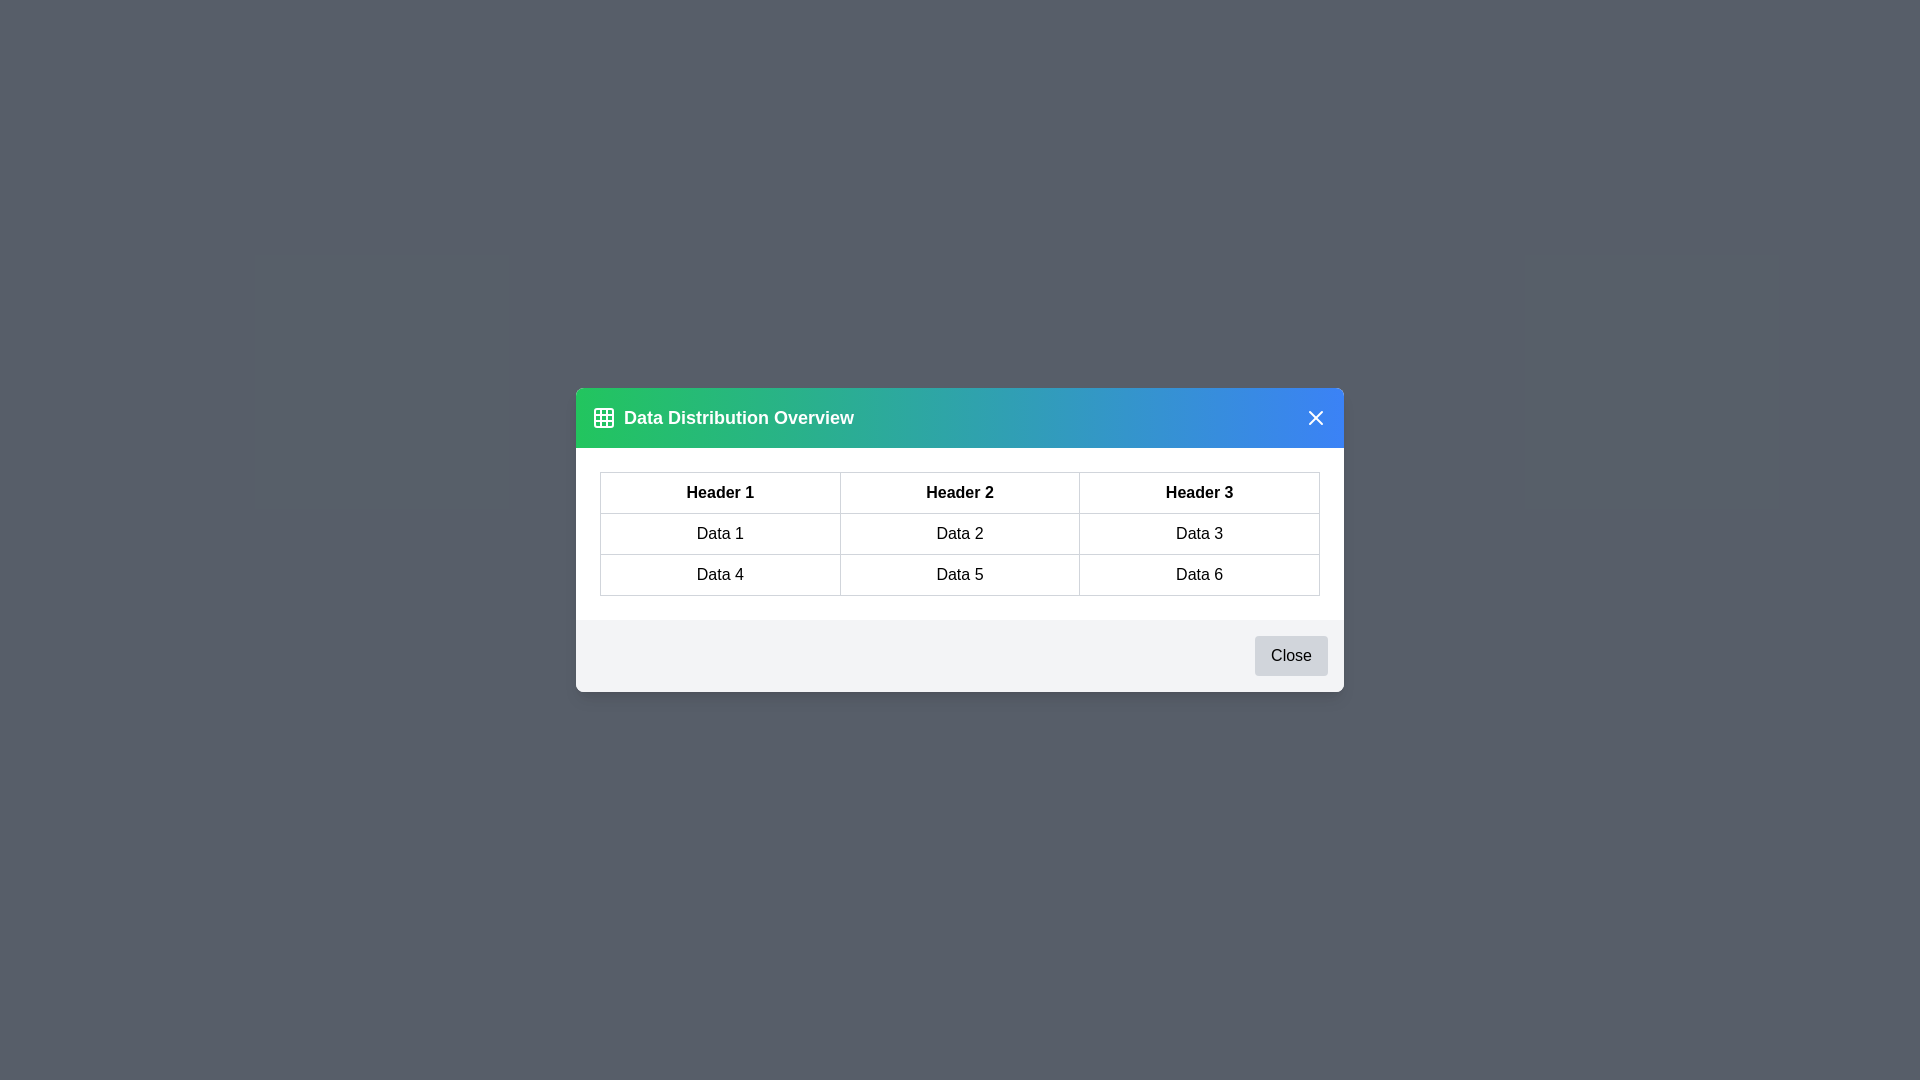 This screenshot has width=1920, height=1080. Describe the element at coordinates (1291, 655) in the screenshot. I see `the 'Close' button in the dialog footer` at that location.